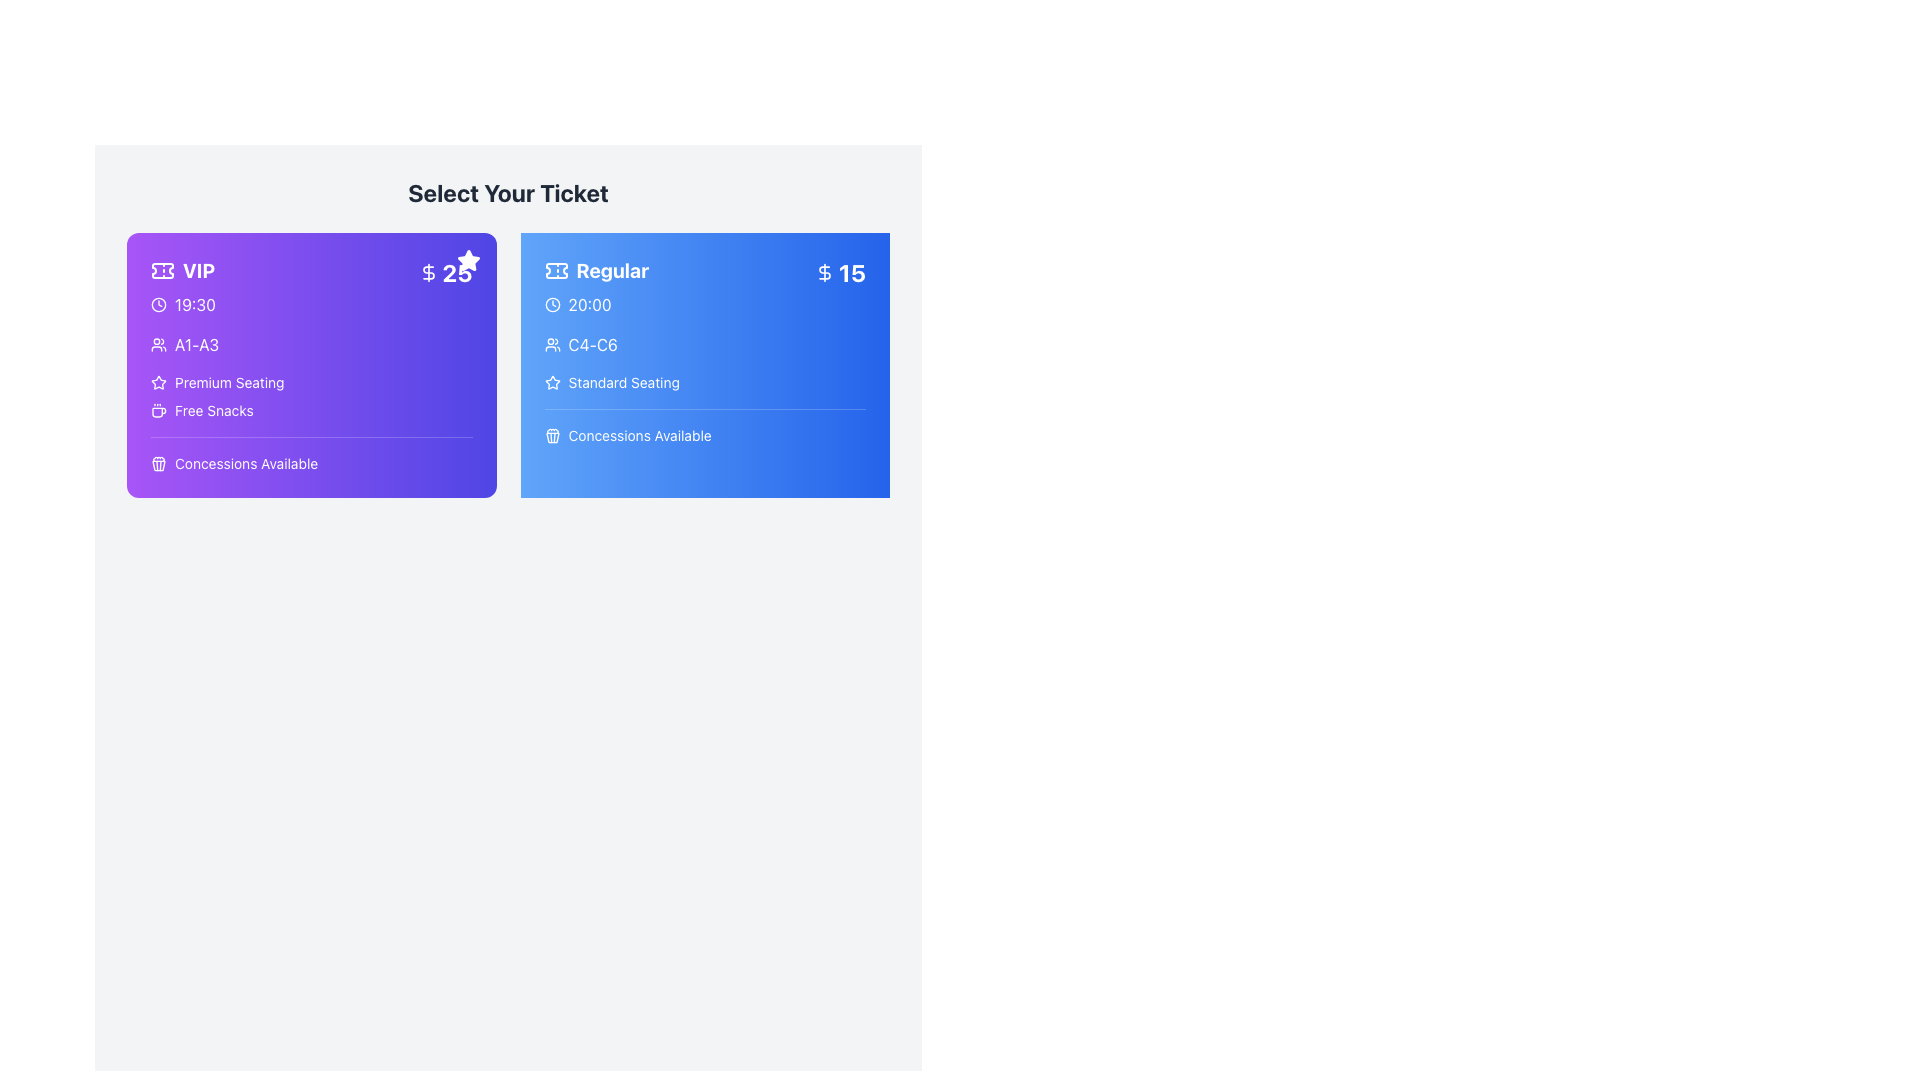 This screenshot has height=1080, width=1920. I want to click on the static text label displaying 'VIP' which is styled in a bold and large font, located at the top-left of the purple card for the VIP ticket option, so click(199, 270).